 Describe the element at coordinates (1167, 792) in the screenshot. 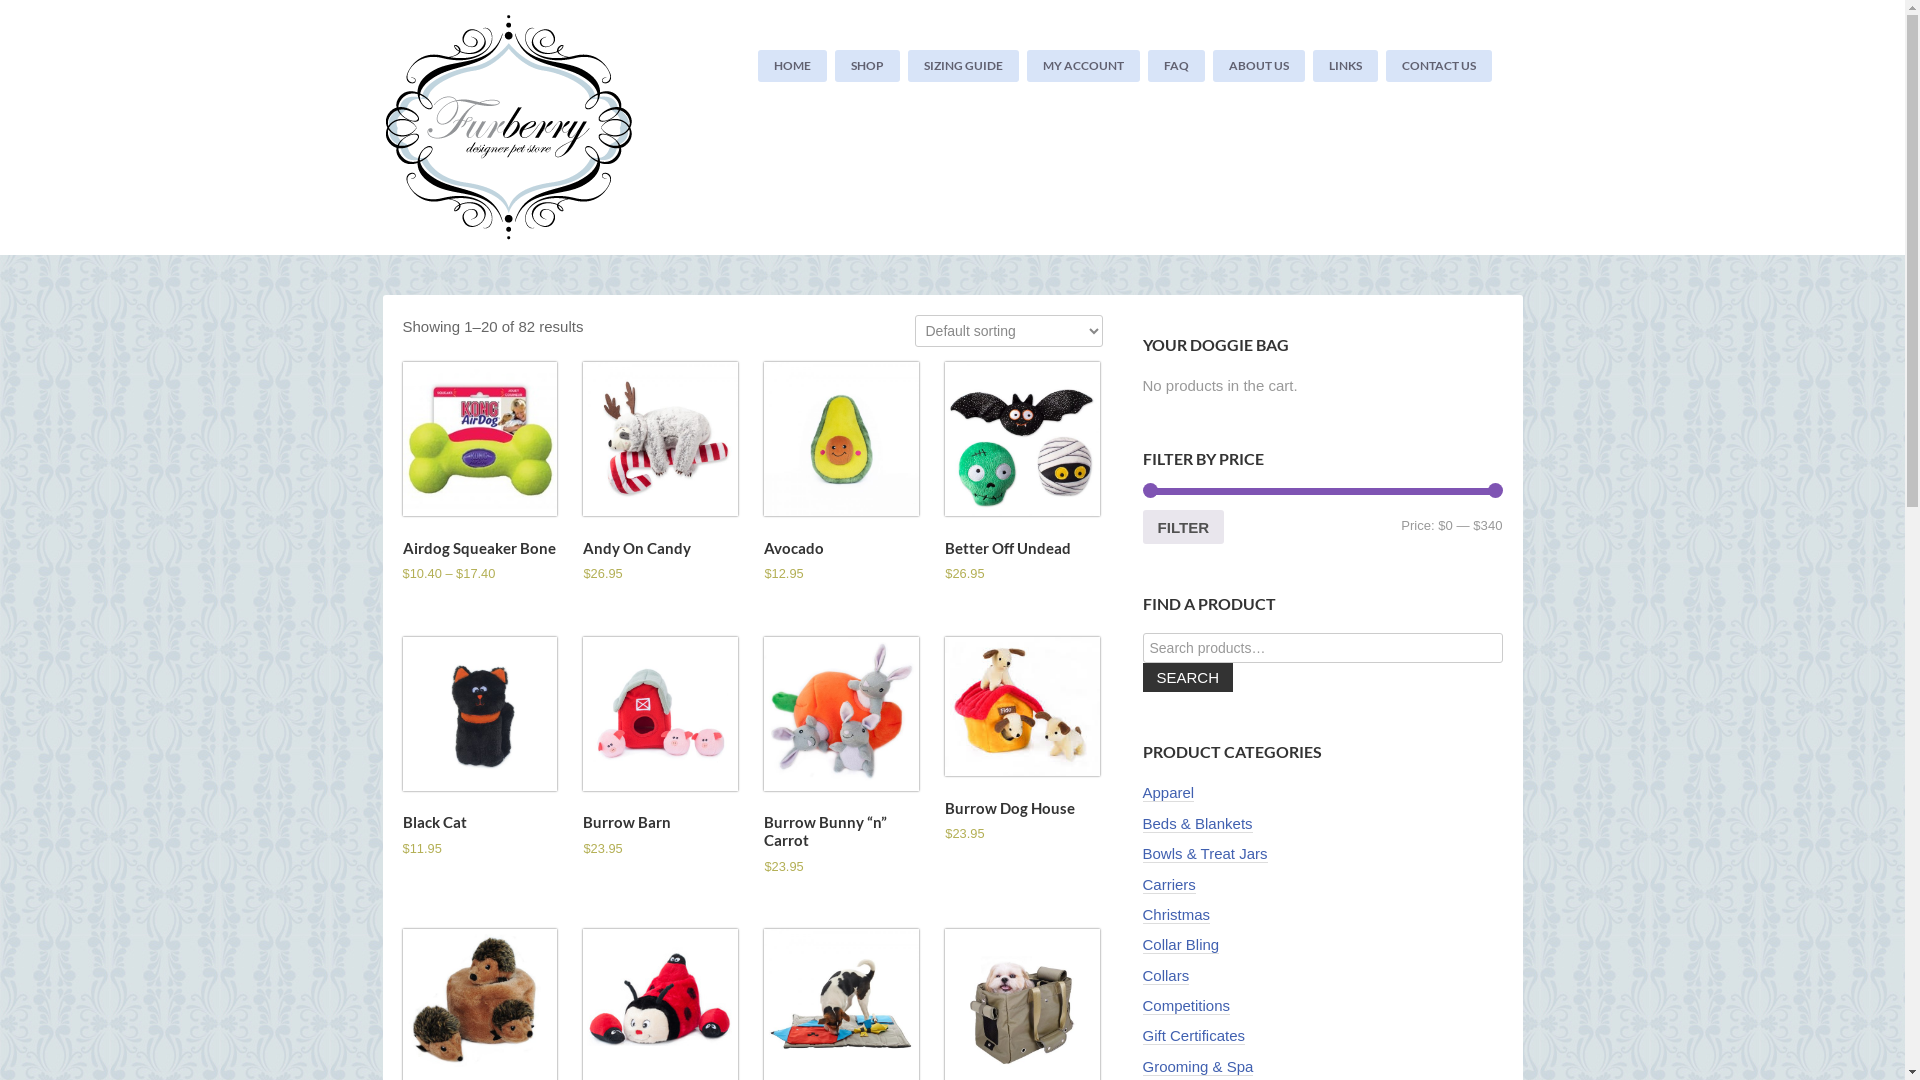

I see `'Apparel'` at that location.